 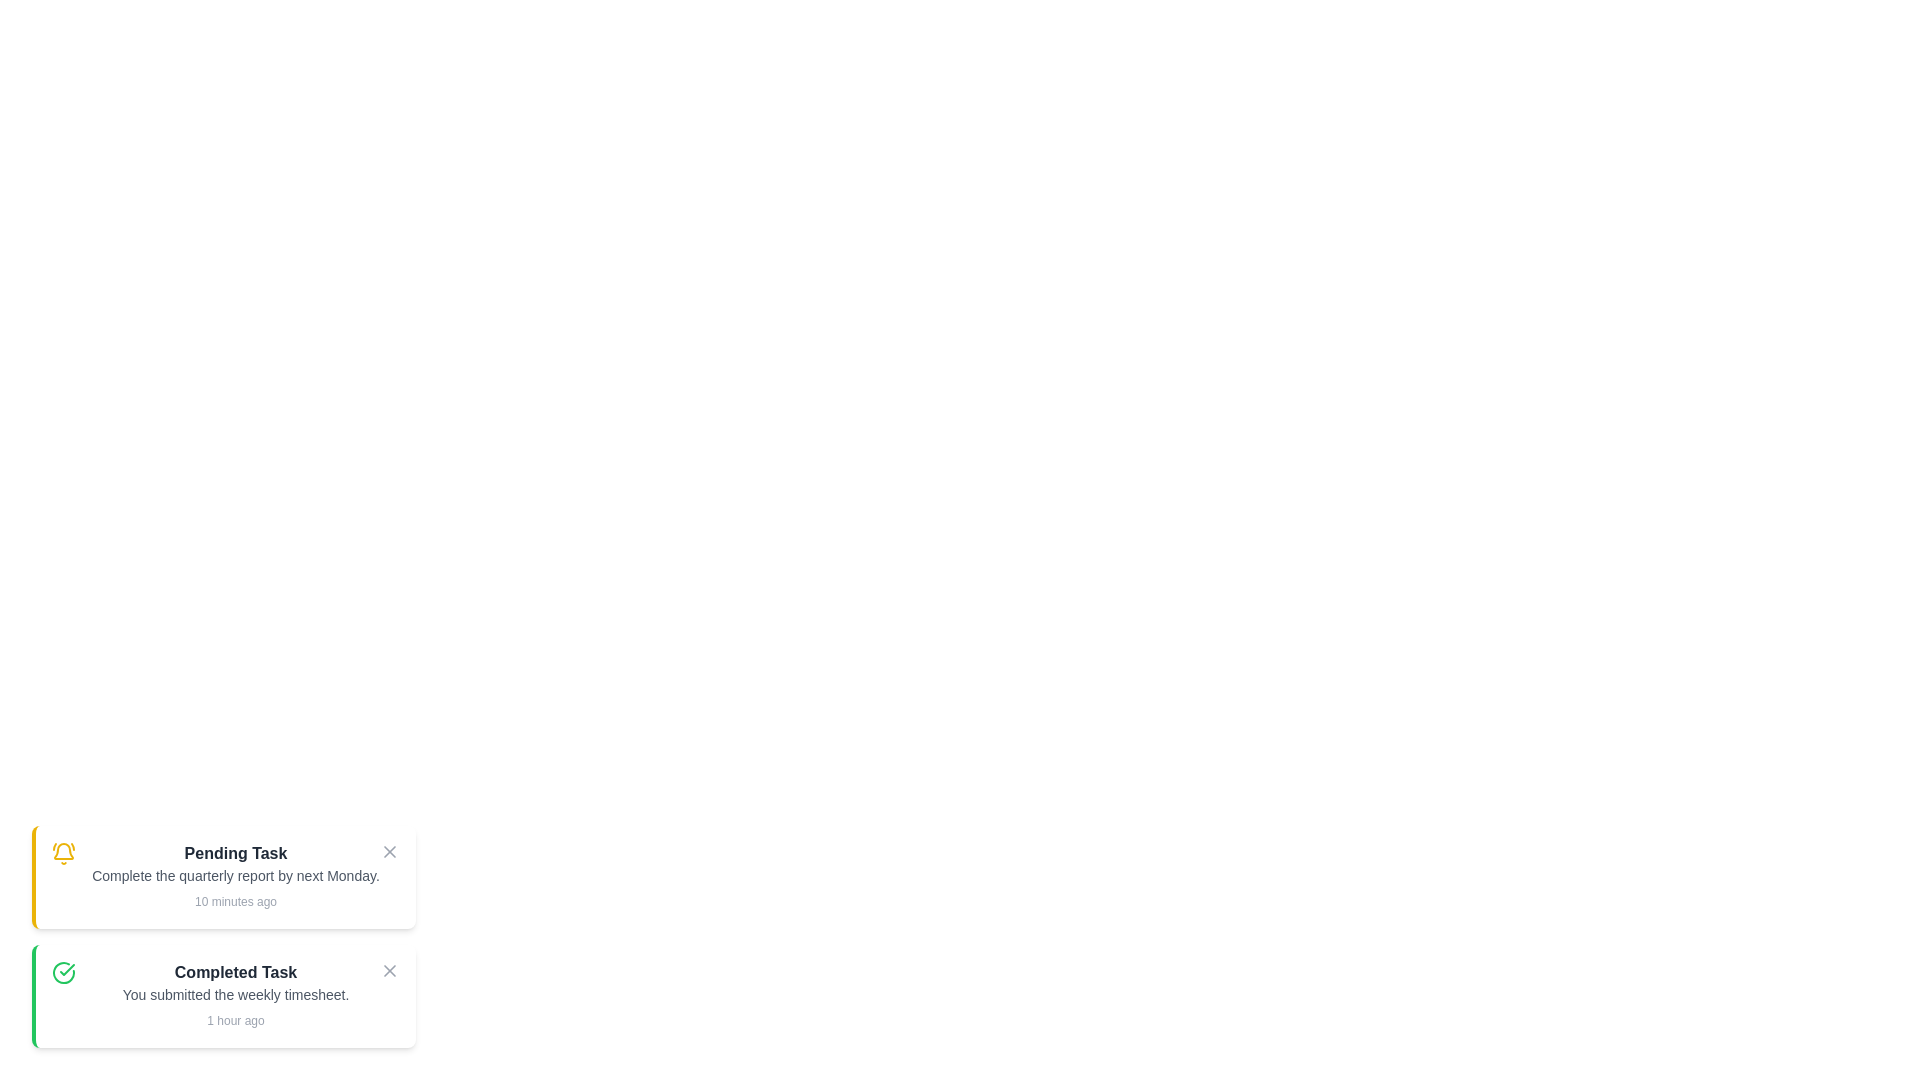 I want to click on the close button of the 'Pending Task' notification to dismiss it, so click(x=389, y=852).